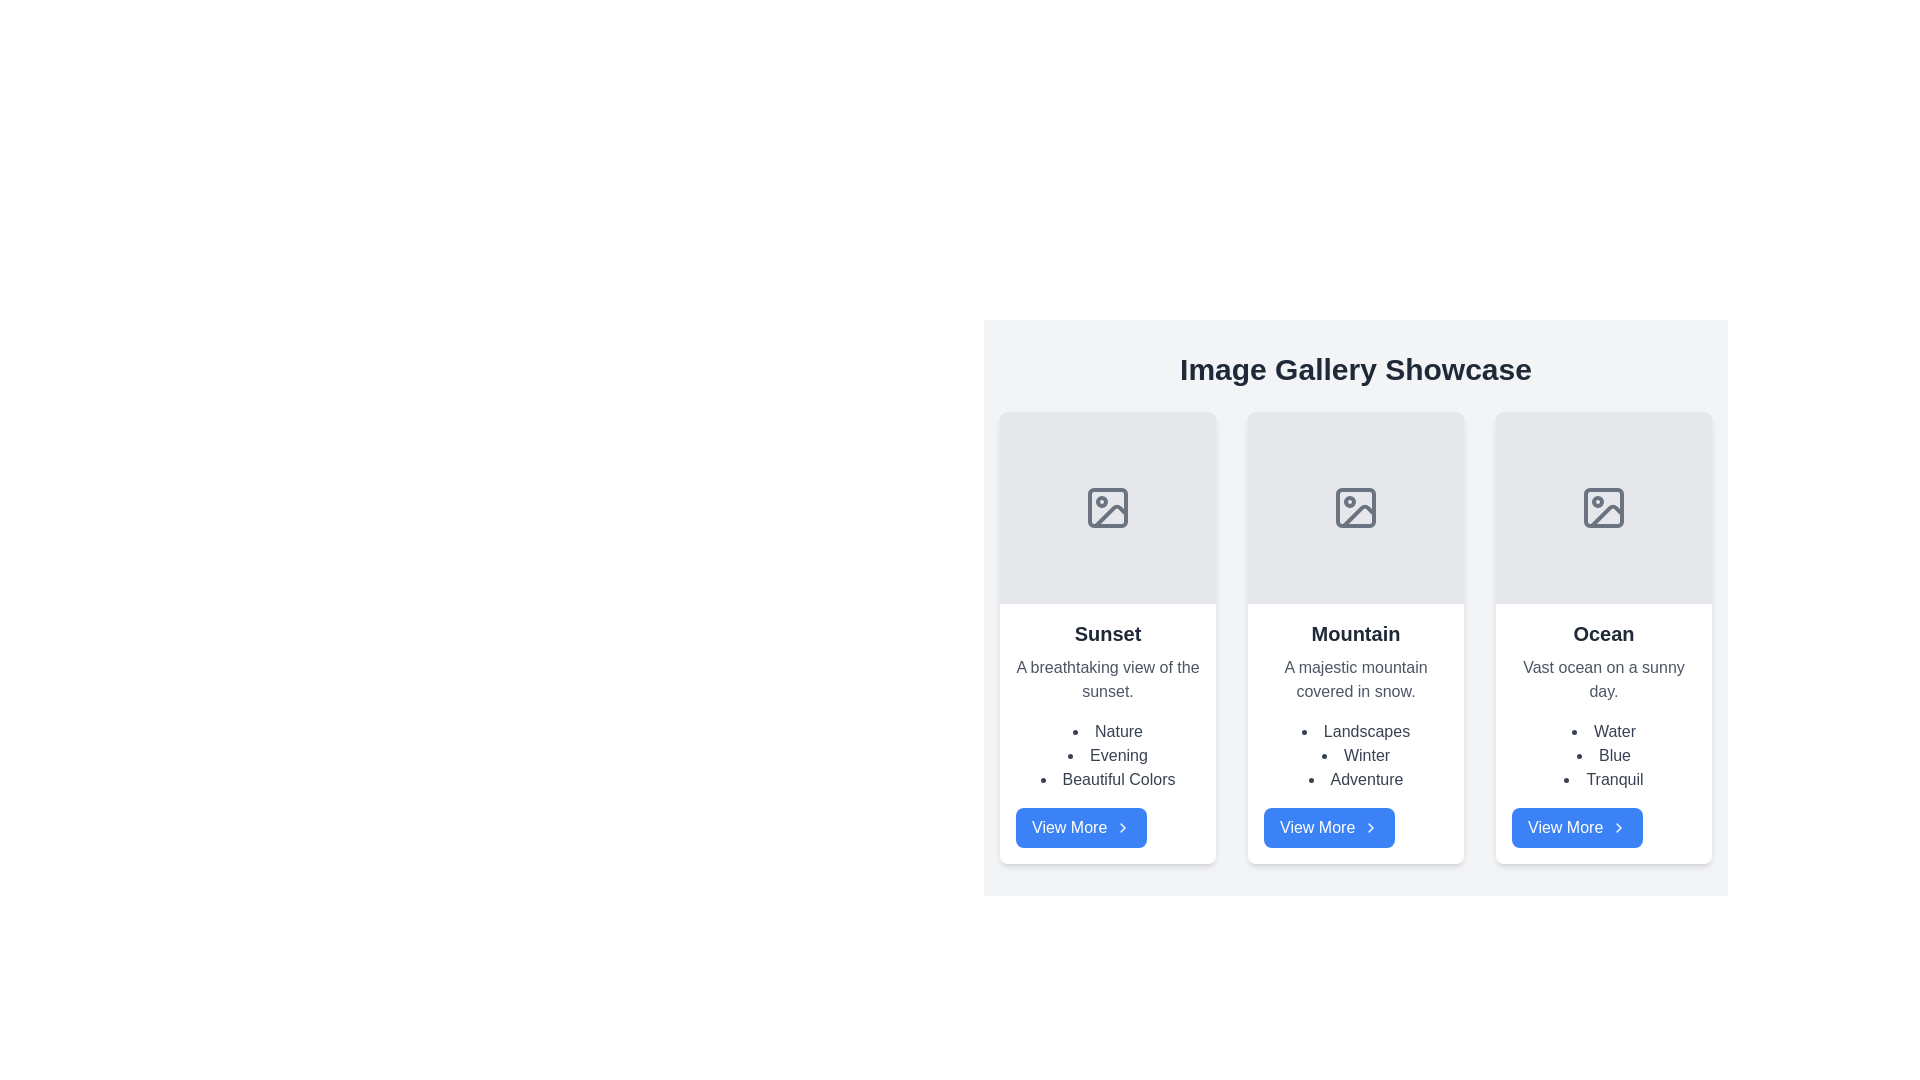 Image resolution: width=1920 pixels, height=1080 pixels. Describe the element at coordinates (1619, 828) in the screenshot. I see `the right-chevron icon within the 'View More' button of the 'Ocean' card, which is located at the bottom right of the card` at that location.